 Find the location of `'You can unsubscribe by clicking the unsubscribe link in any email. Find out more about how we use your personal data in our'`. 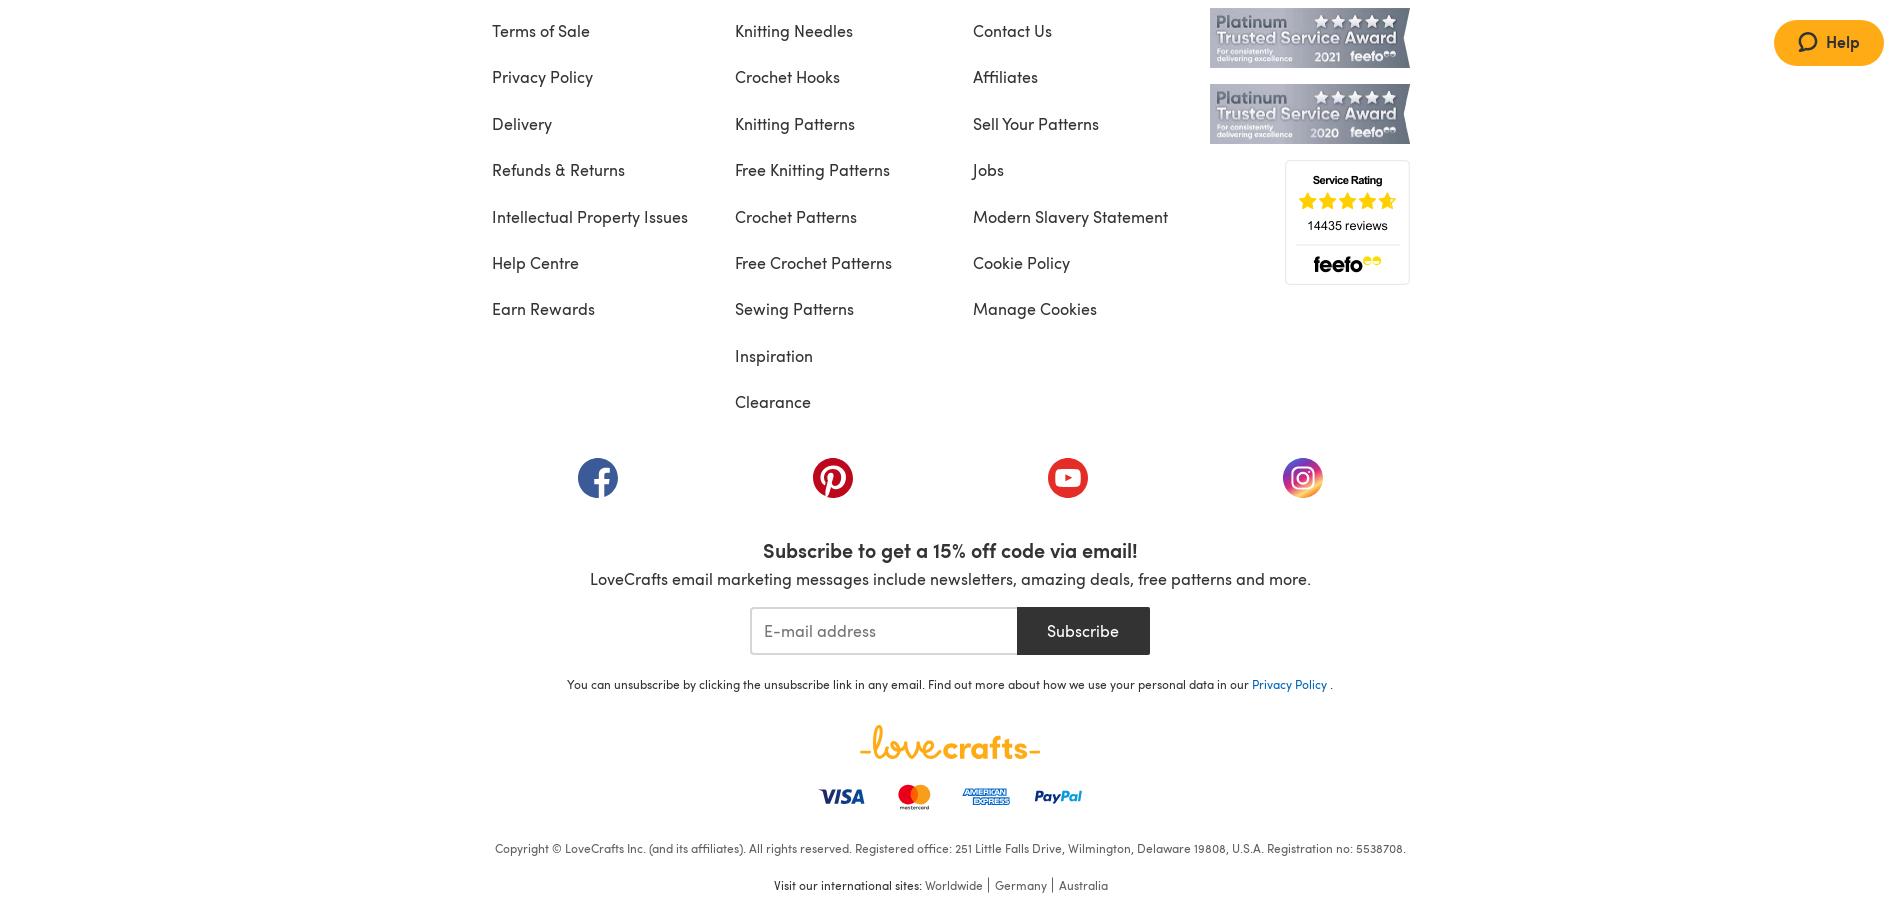

'You can unsubscribe by clicking the unsubscribe link in any email. Find out more about how we use your personal data in our' is located at coordinates (908, 682).